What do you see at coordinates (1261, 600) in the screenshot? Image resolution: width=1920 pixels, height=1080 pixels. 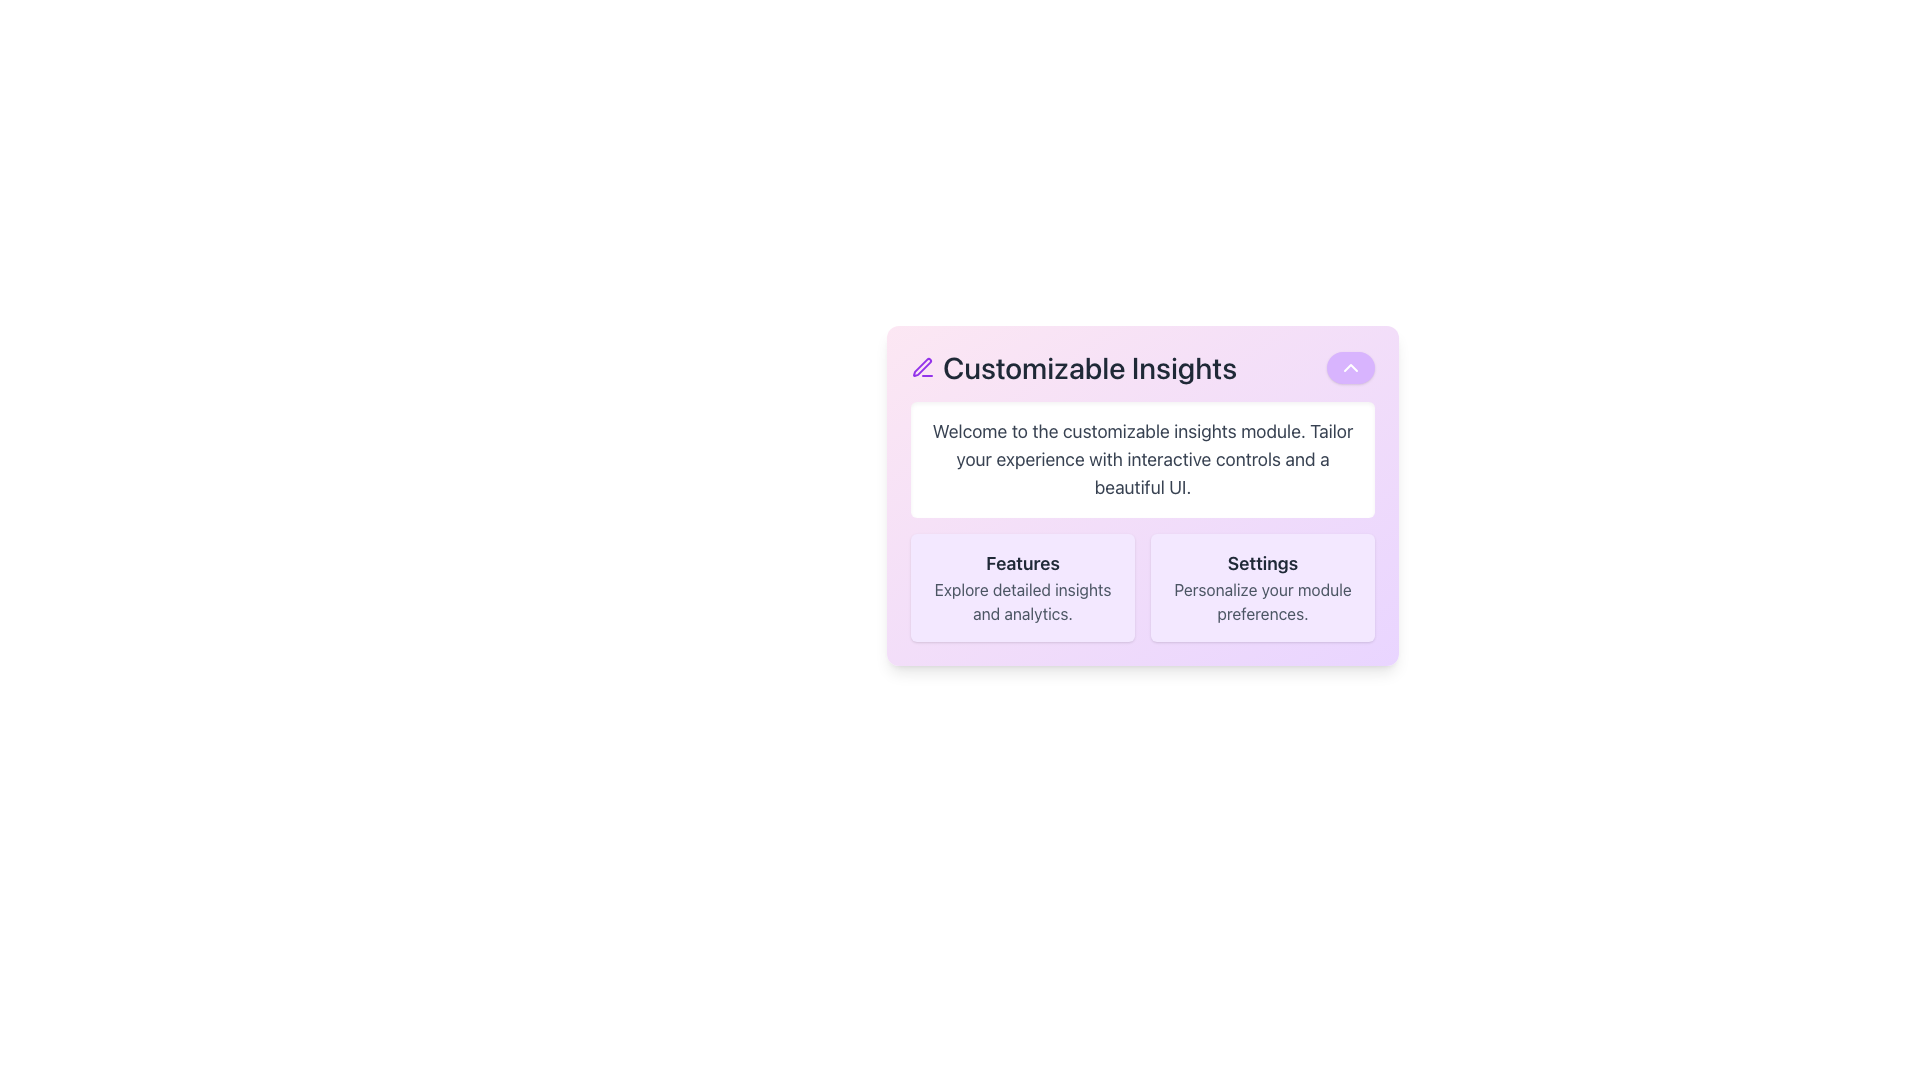 I see `the text label that reads 'Personalize your module preferences,' located inside the lavender 'Settings' card within the 'Customizable Insights' layout` at bounding box center [1261, 600].